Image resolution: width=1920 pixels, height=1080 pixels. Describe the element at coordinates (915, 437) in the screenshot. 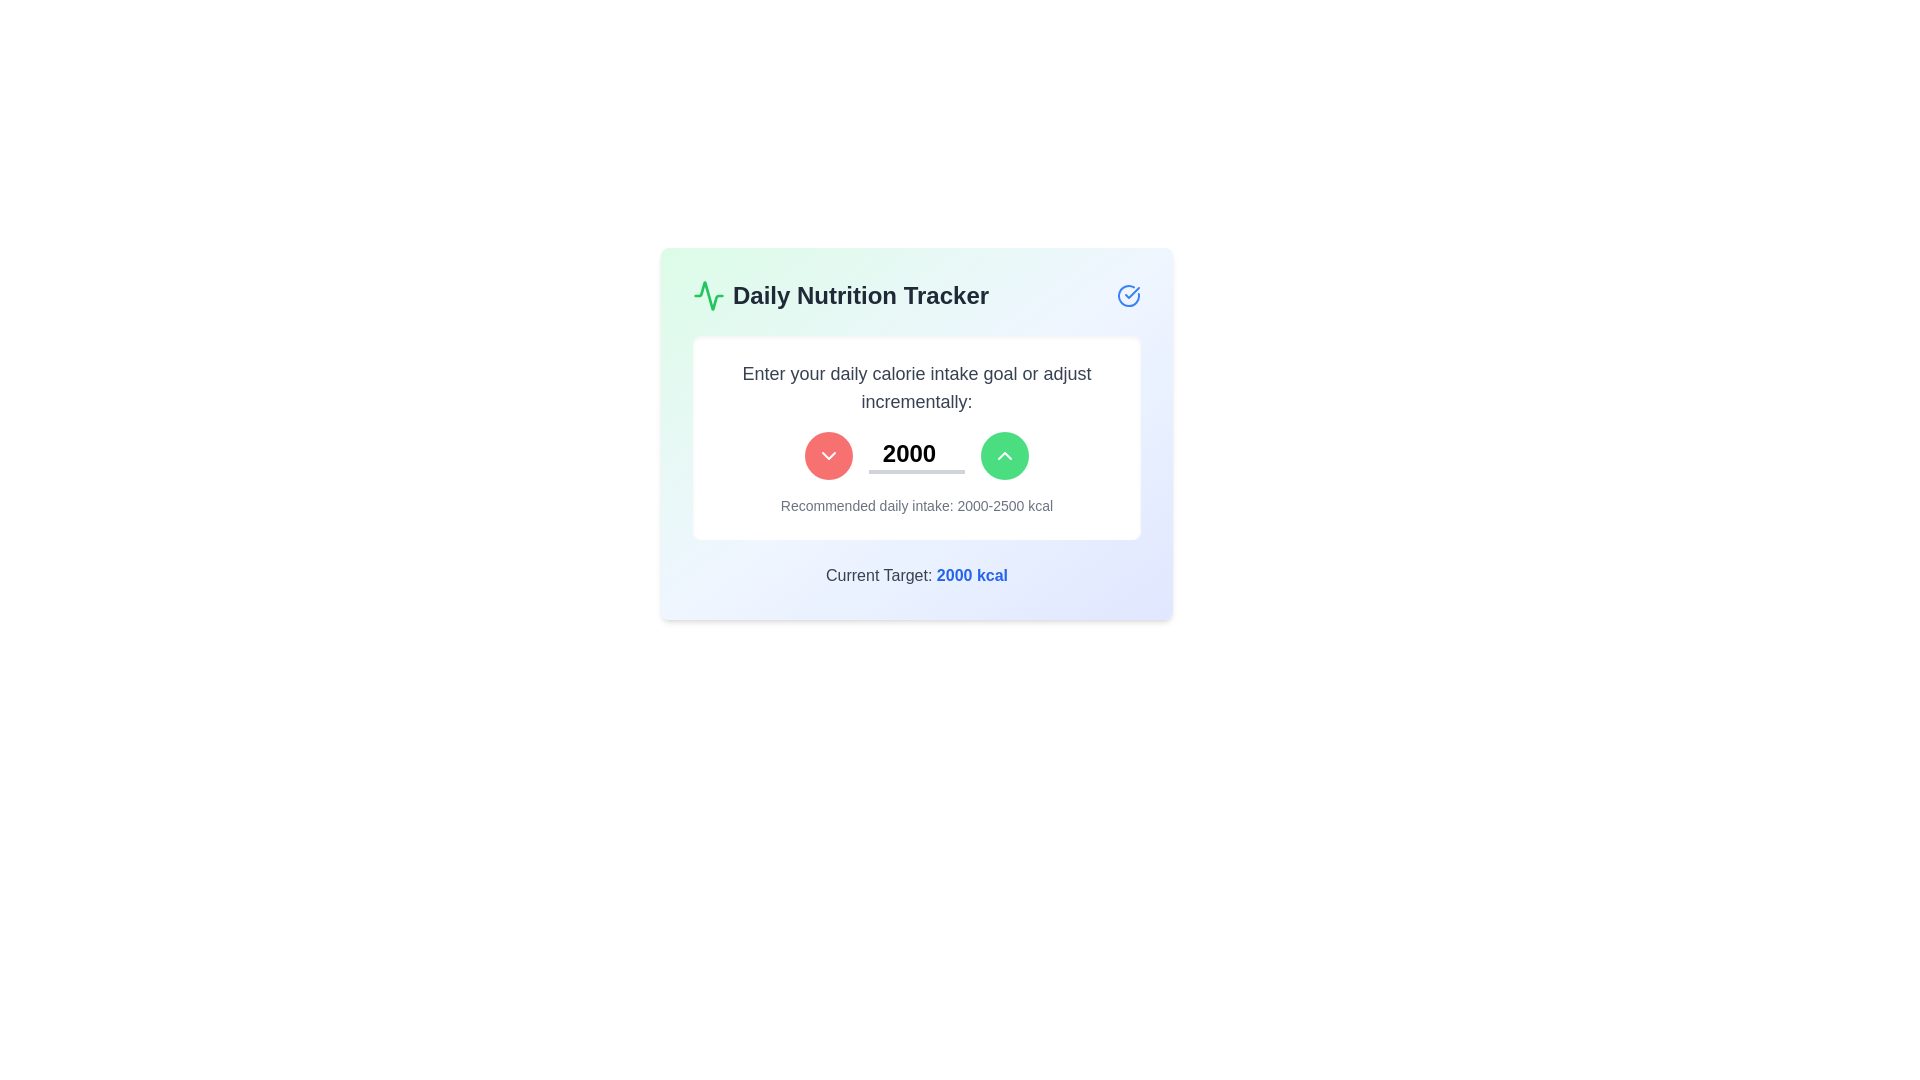

I see `the calorie intake adjustment widget buttons, which consist of an increment button on the right, a decrement button on the left, and a numeric input field in the center, located below the 'Daily Nutrition Tracker' header` at that location.